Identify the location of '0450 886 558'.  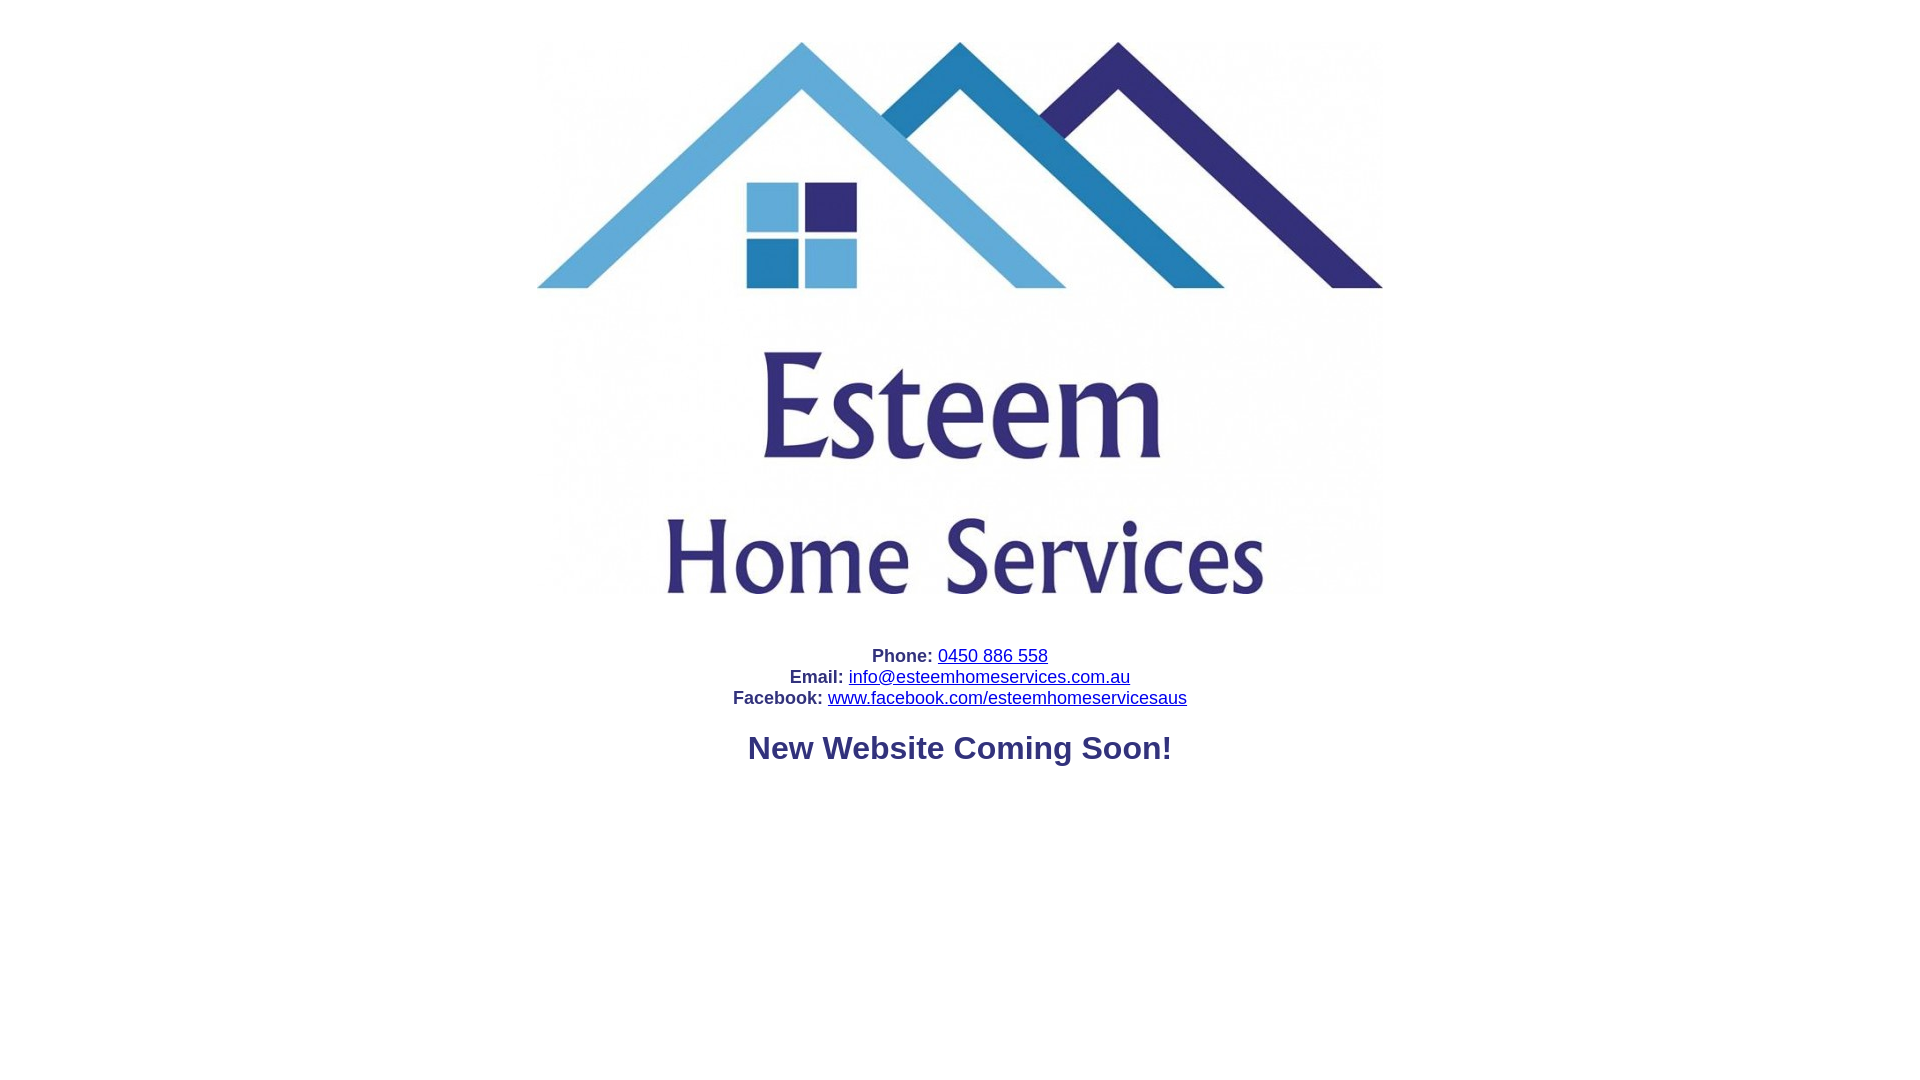
(936, 655).